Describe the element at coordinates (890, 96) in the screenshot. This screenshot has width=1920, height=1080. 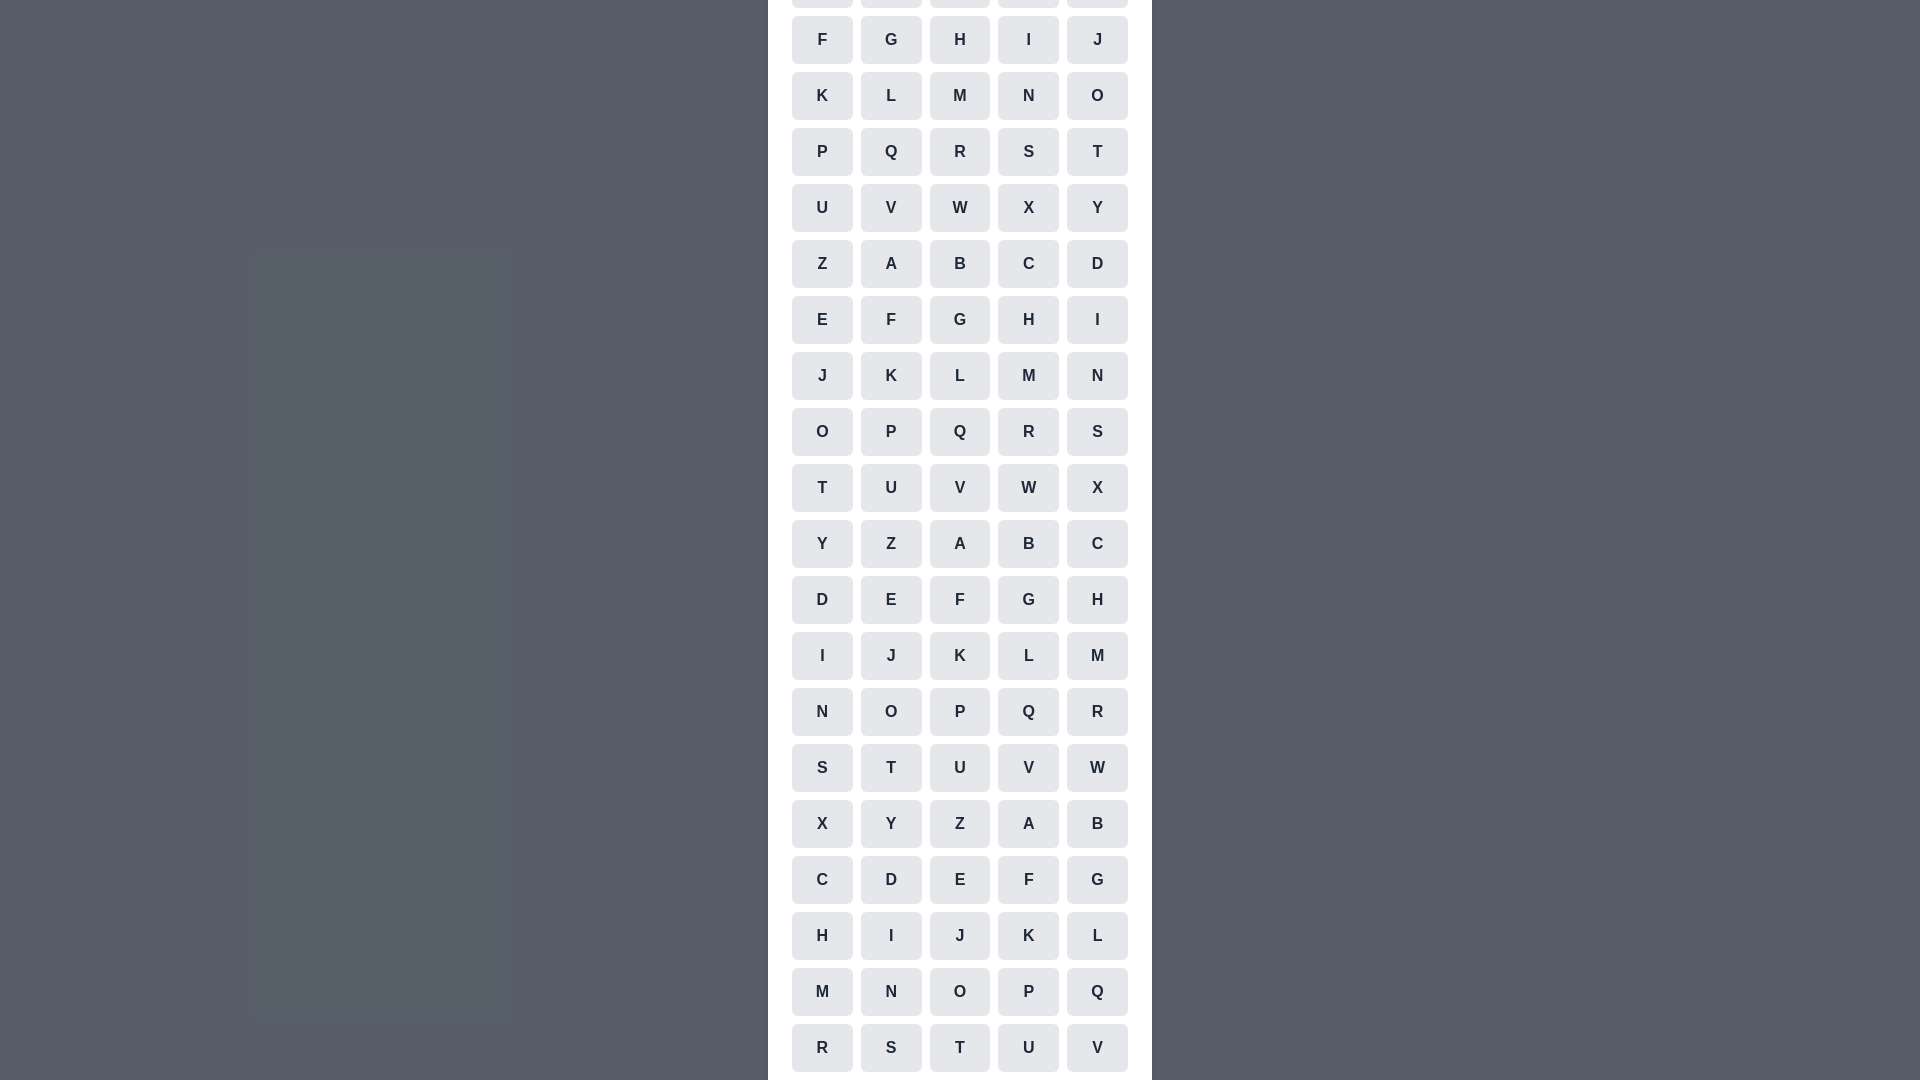
I see `the cell representing the character L` at that location.